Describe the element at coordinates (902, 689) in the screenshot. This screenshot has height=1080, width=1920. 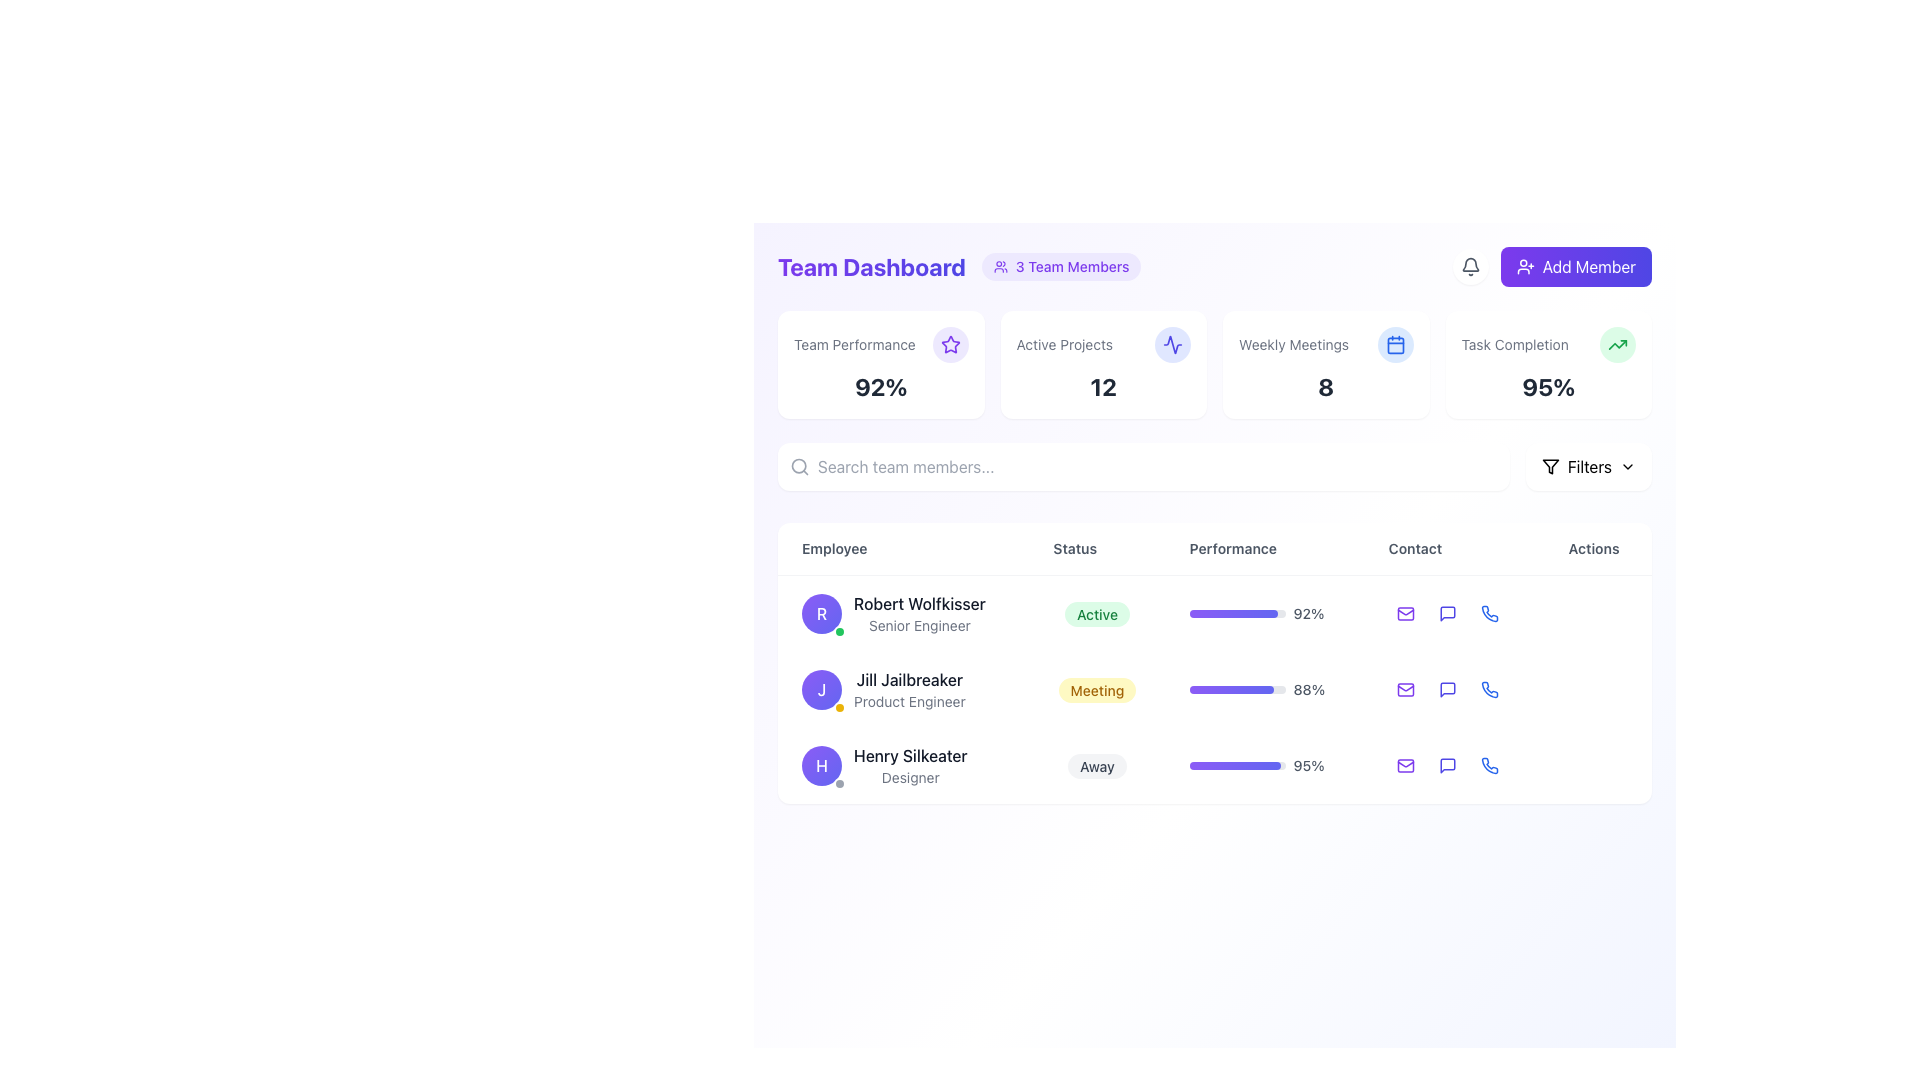
I see `the User Profile Card located in the second row of the Employee column` at that location.